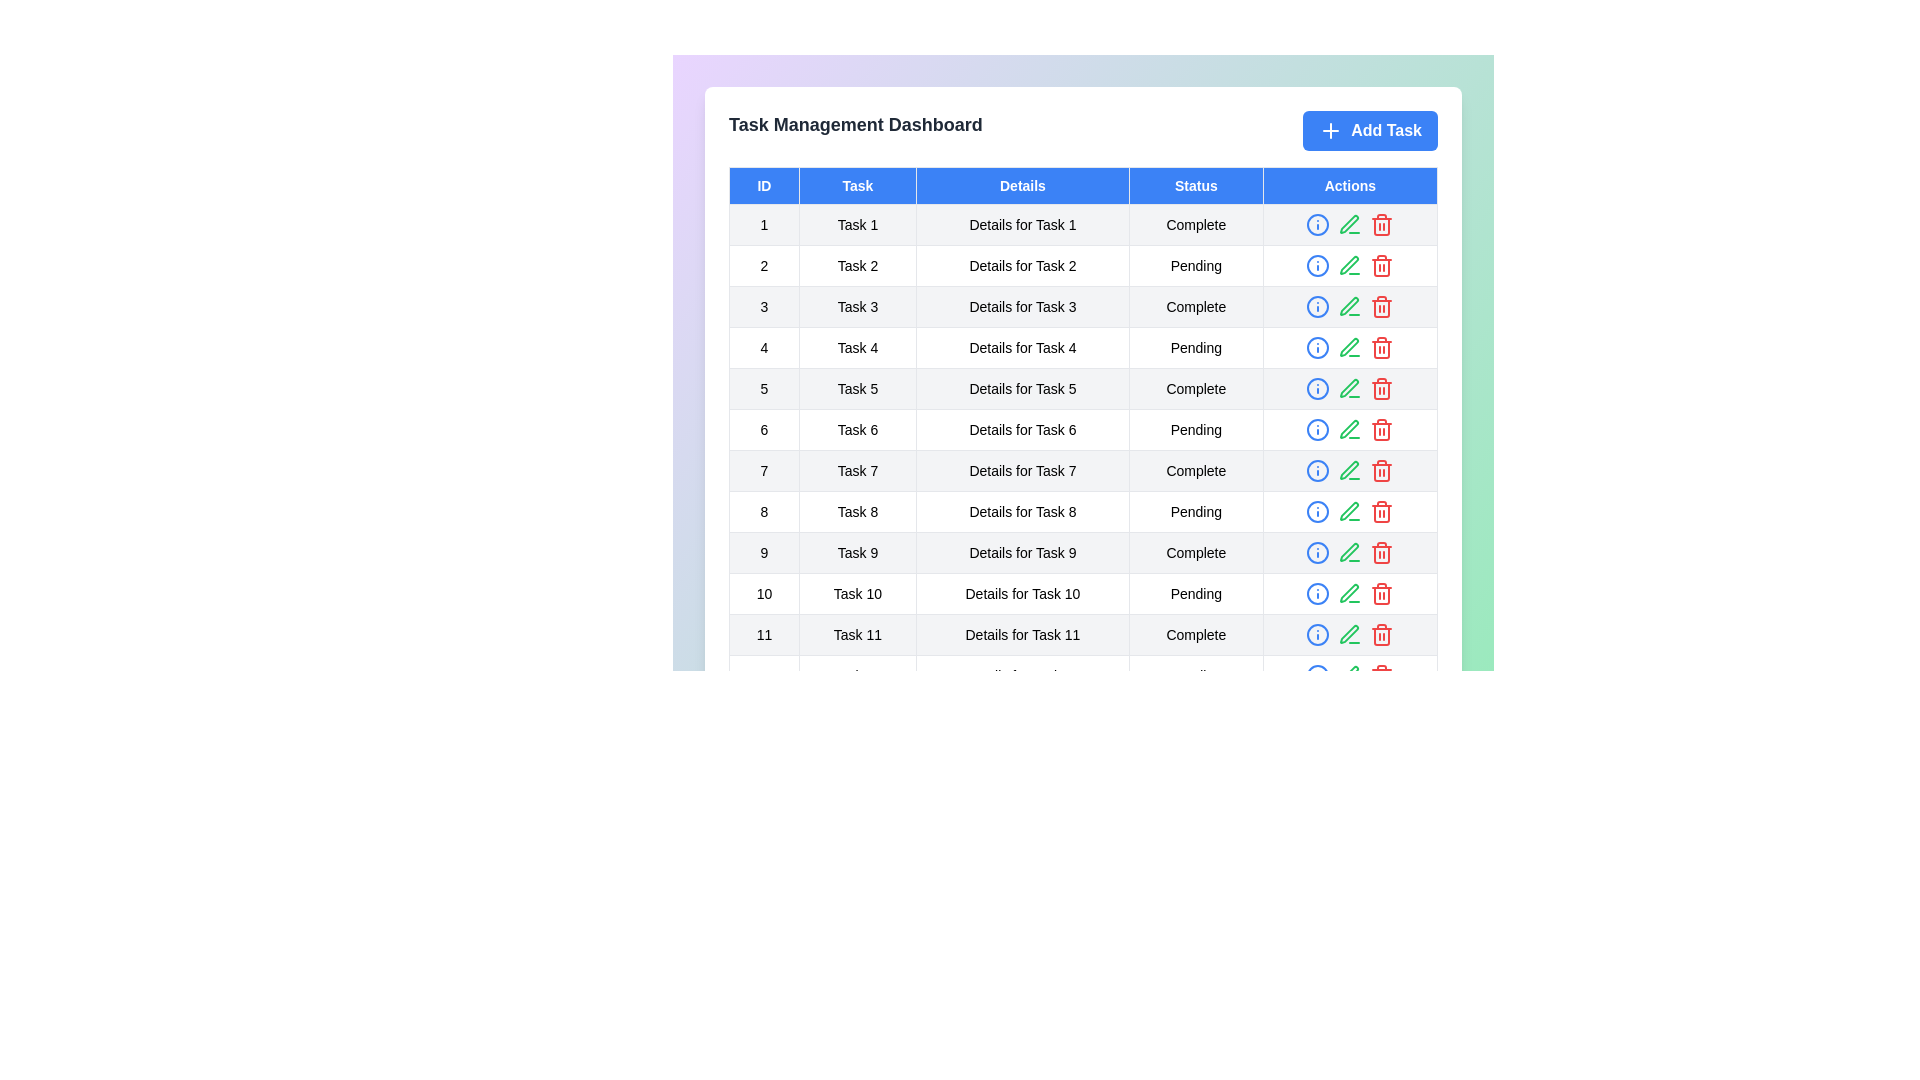 Image resolution: width=1920 pixels, height=1080 pixels. Describe the element at coordinates (1350, 224) in the screenshot. I see `the button with the text Edit to display its hint` at that location.